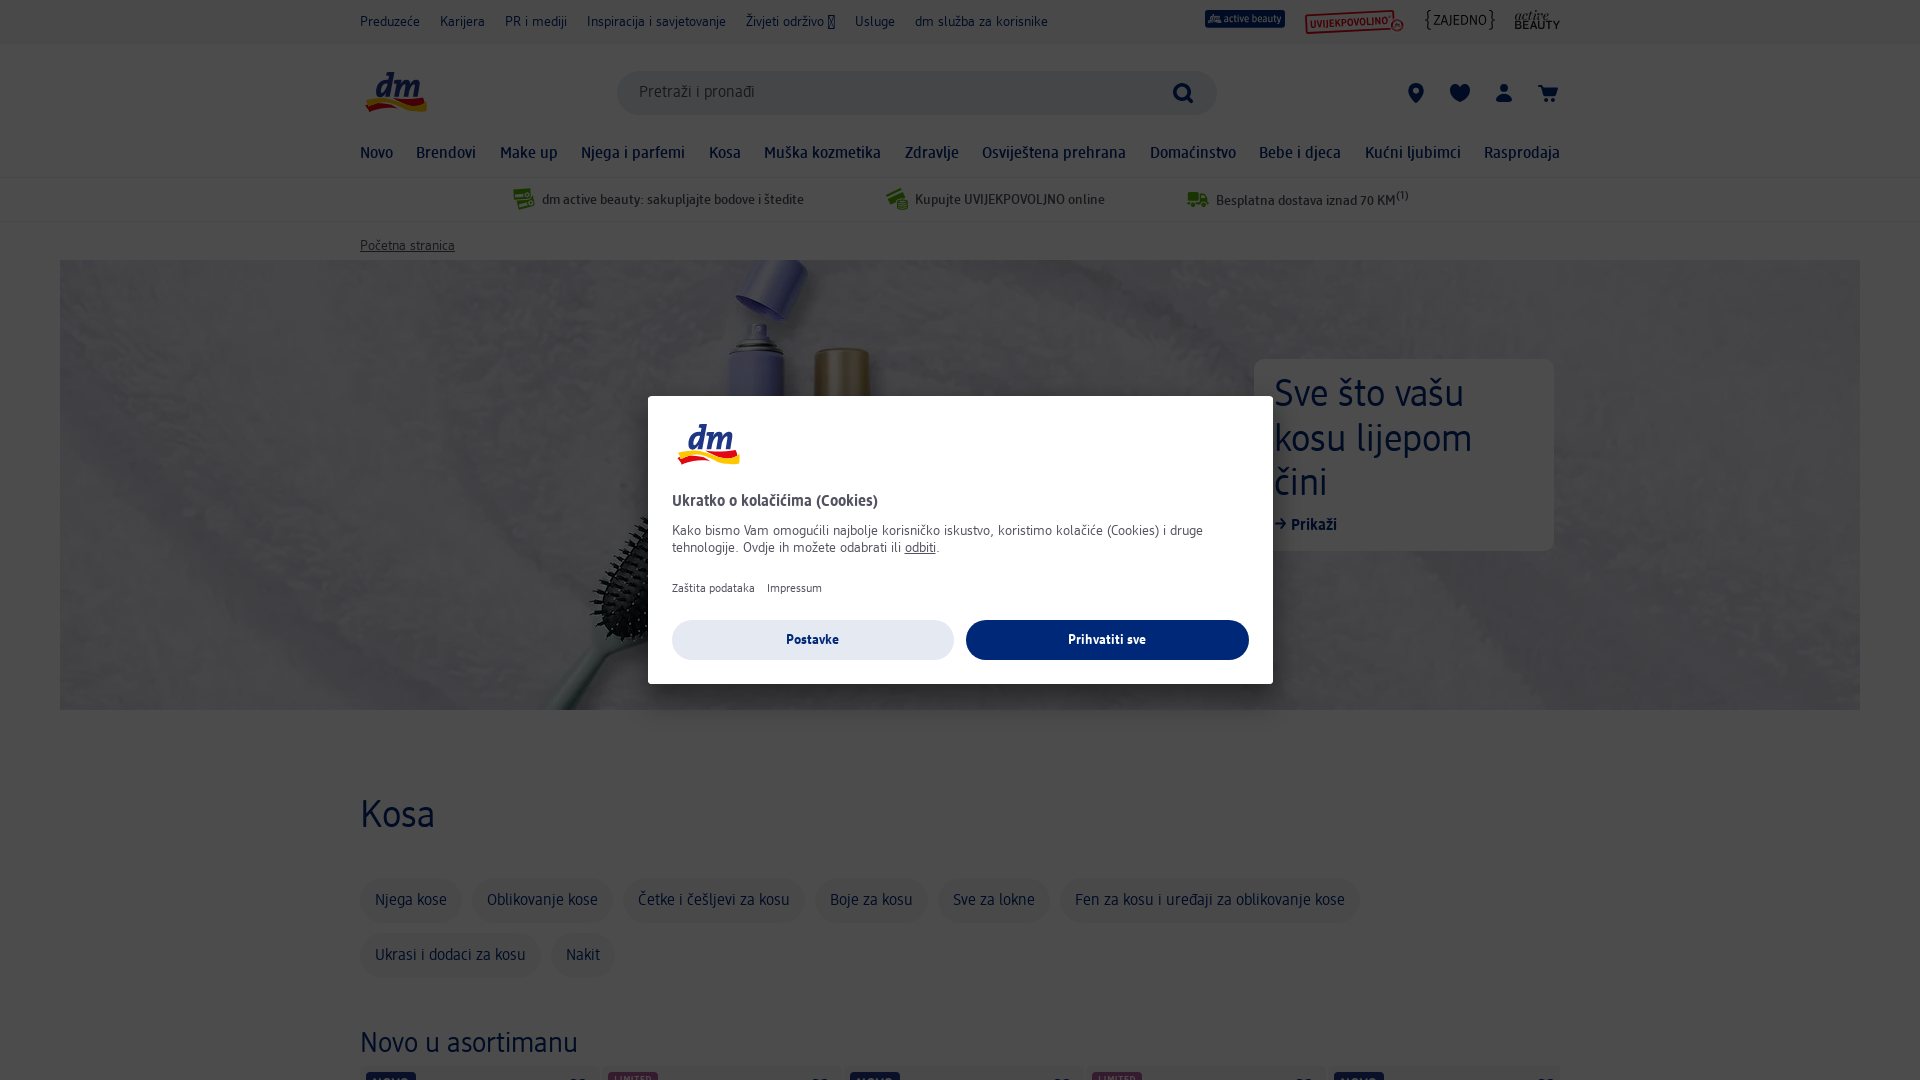 The height and width of the screenshot is (1080, 1920). I want to click on 'Oblikovanje kose', so click(534, 900).